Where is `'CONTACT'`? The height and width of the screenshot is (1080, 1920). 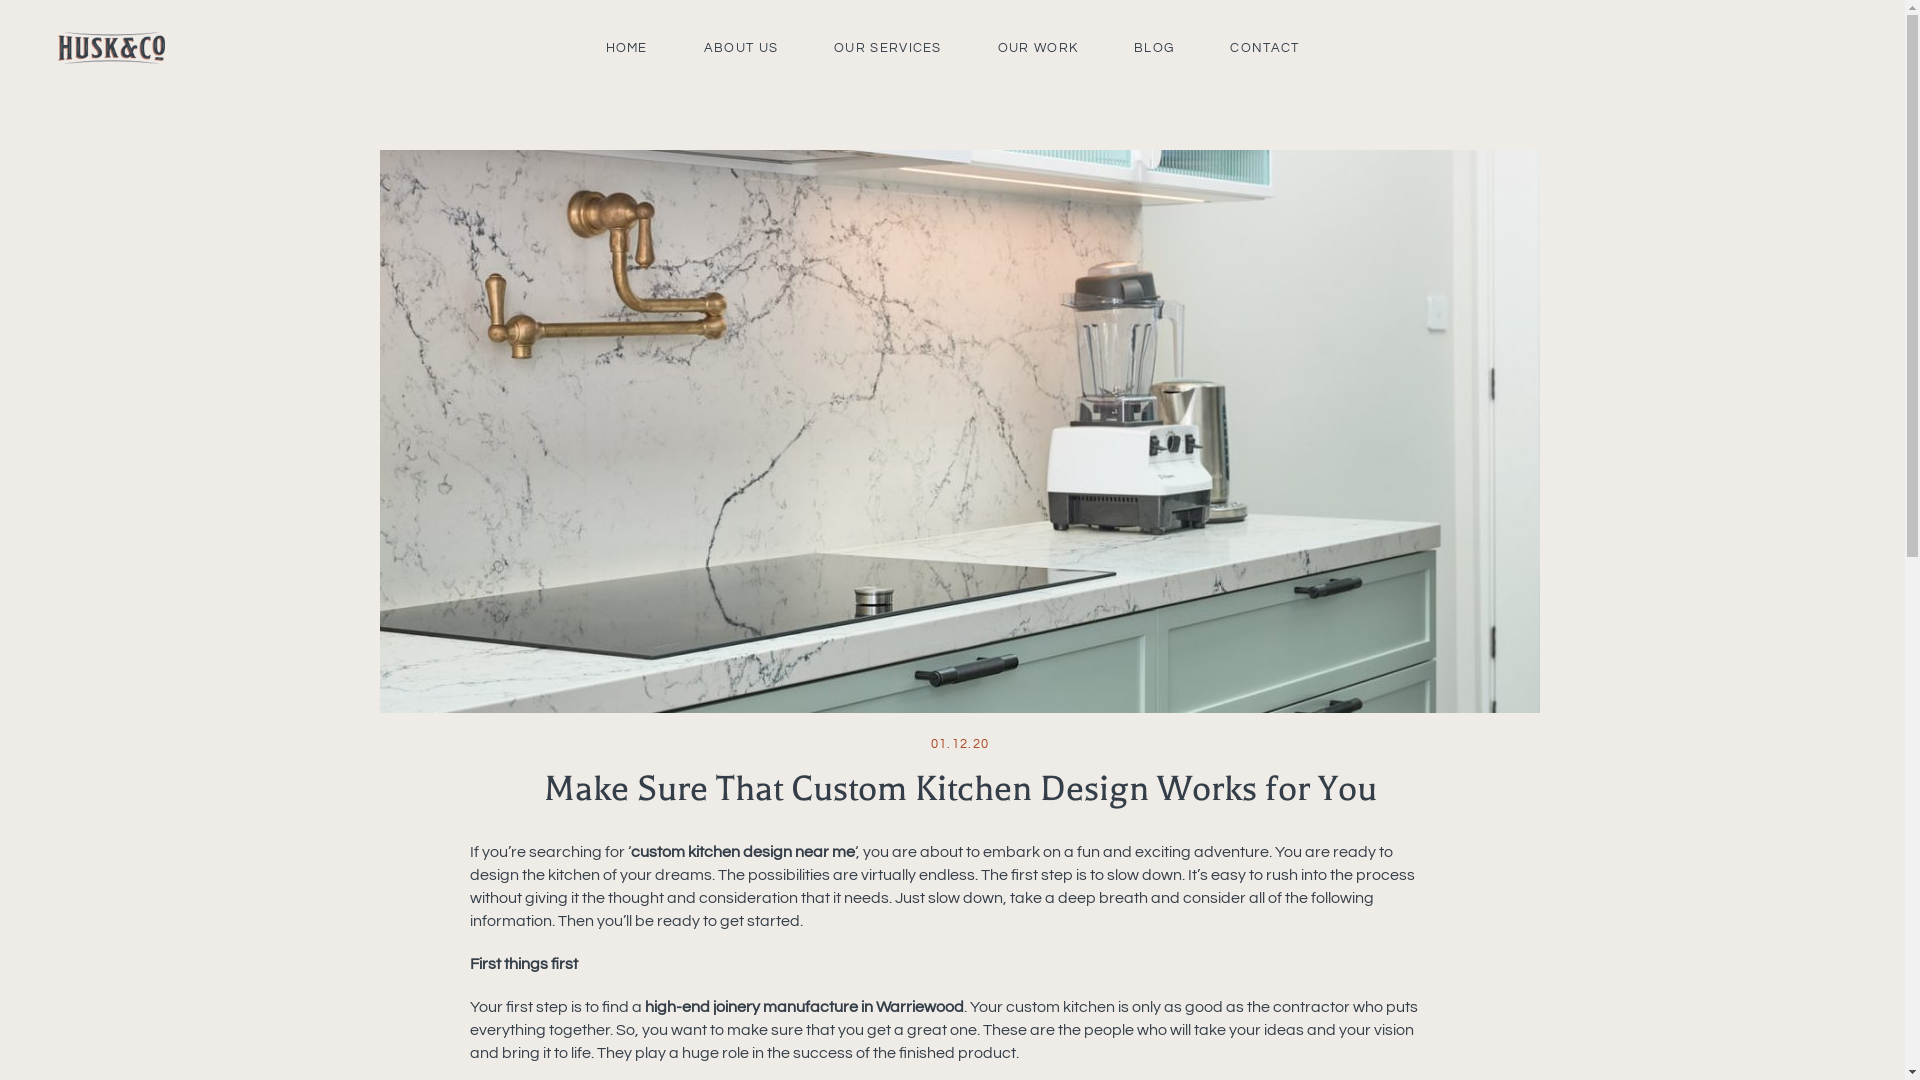
'CONTACT' is located at coordinates (1263, 46).